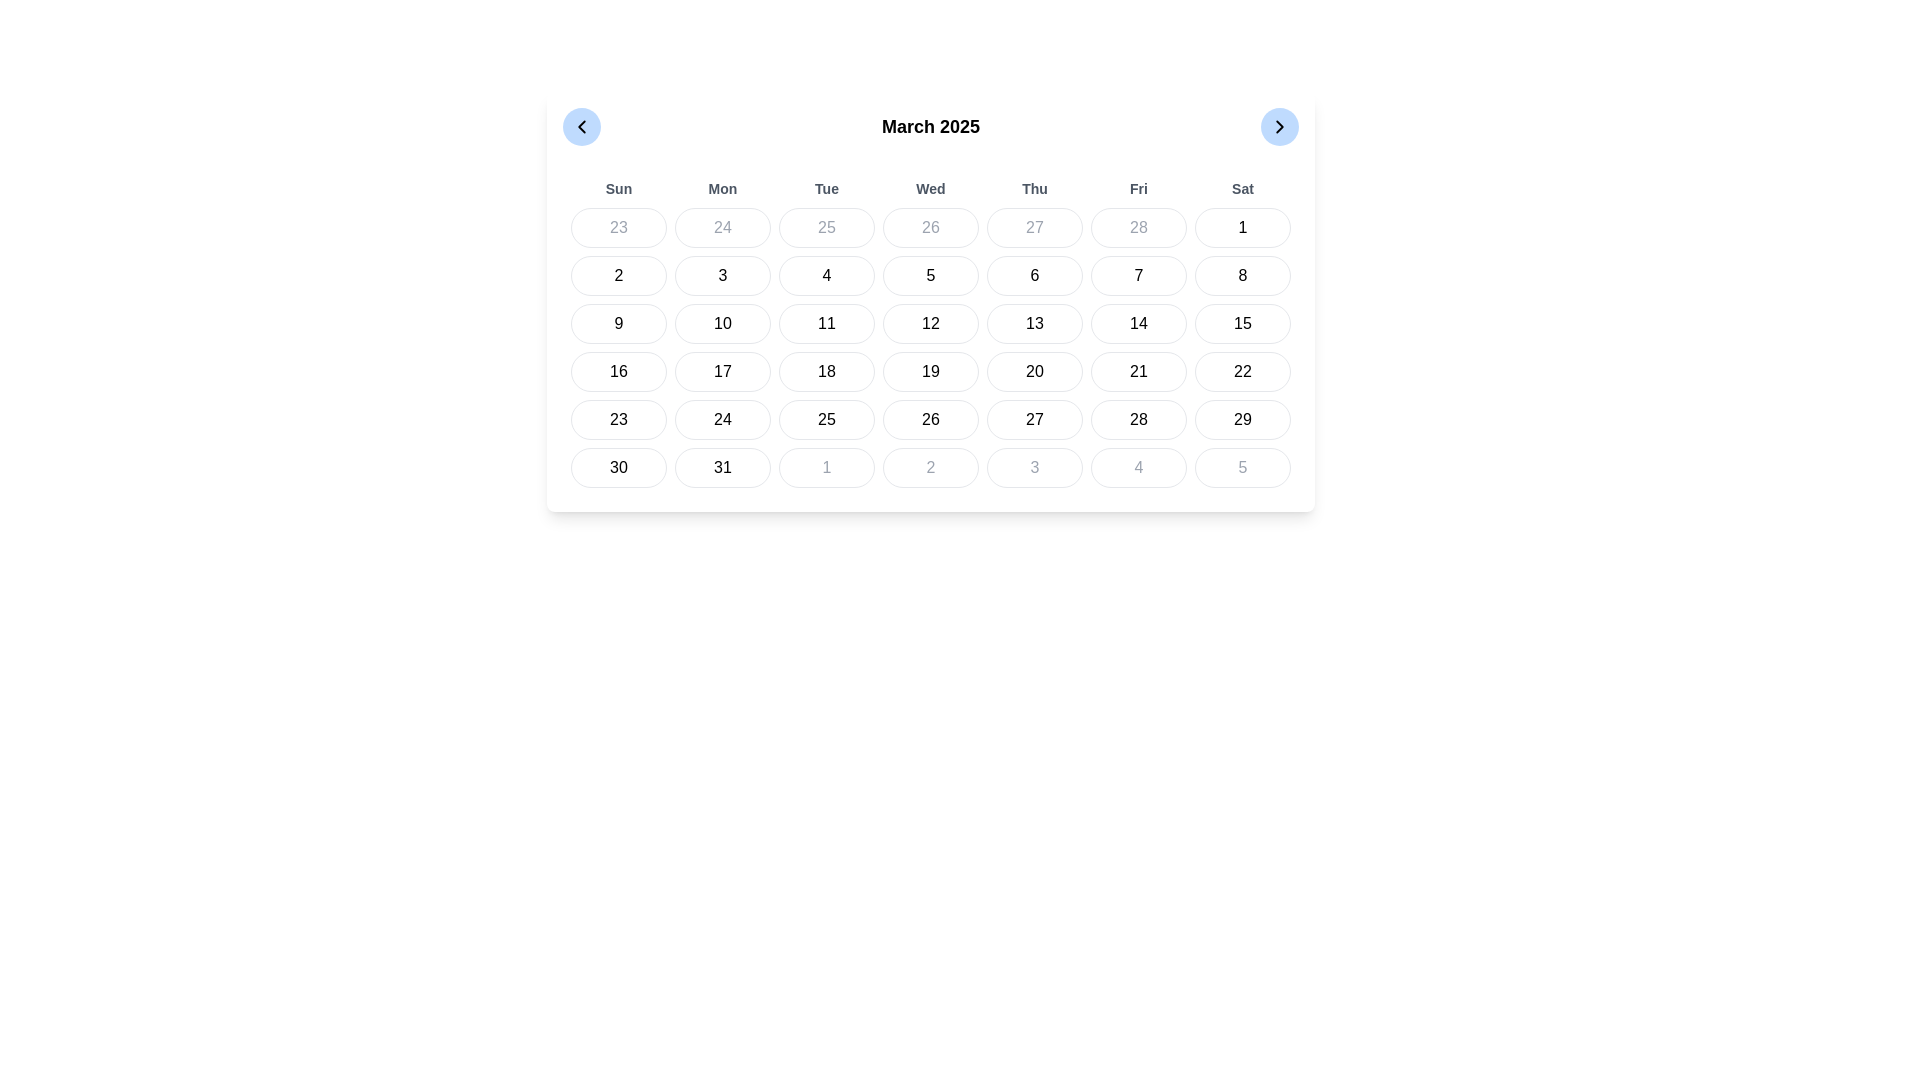 The image size is (1920, 1080). What do you see at coordinates (618, 371) in the screenshot?
I see `the button displaying the number '16' located in the third row of the calendar view under 'Mon'` at bounding box center [618, 371].